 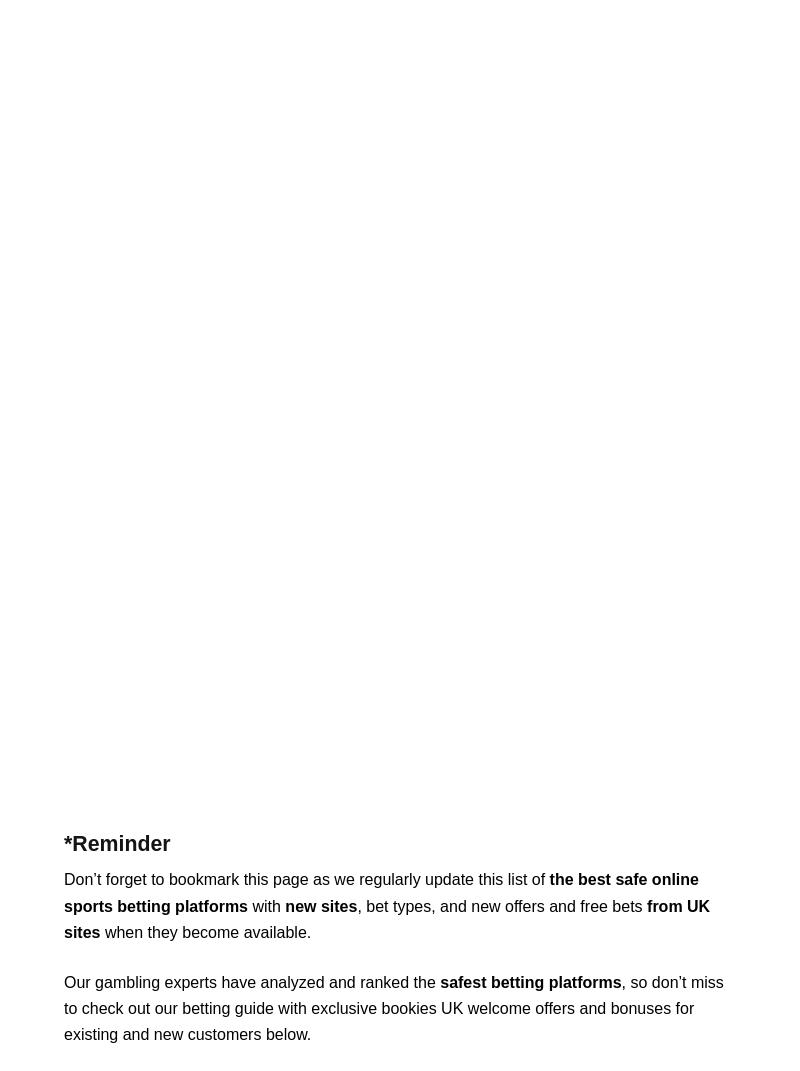 I want to click on ', so don’t miss to check out our betting guide with exclusive bookies UK welcome offers and bonuses for existing and new customers below.', so click(x=392, y=1008).